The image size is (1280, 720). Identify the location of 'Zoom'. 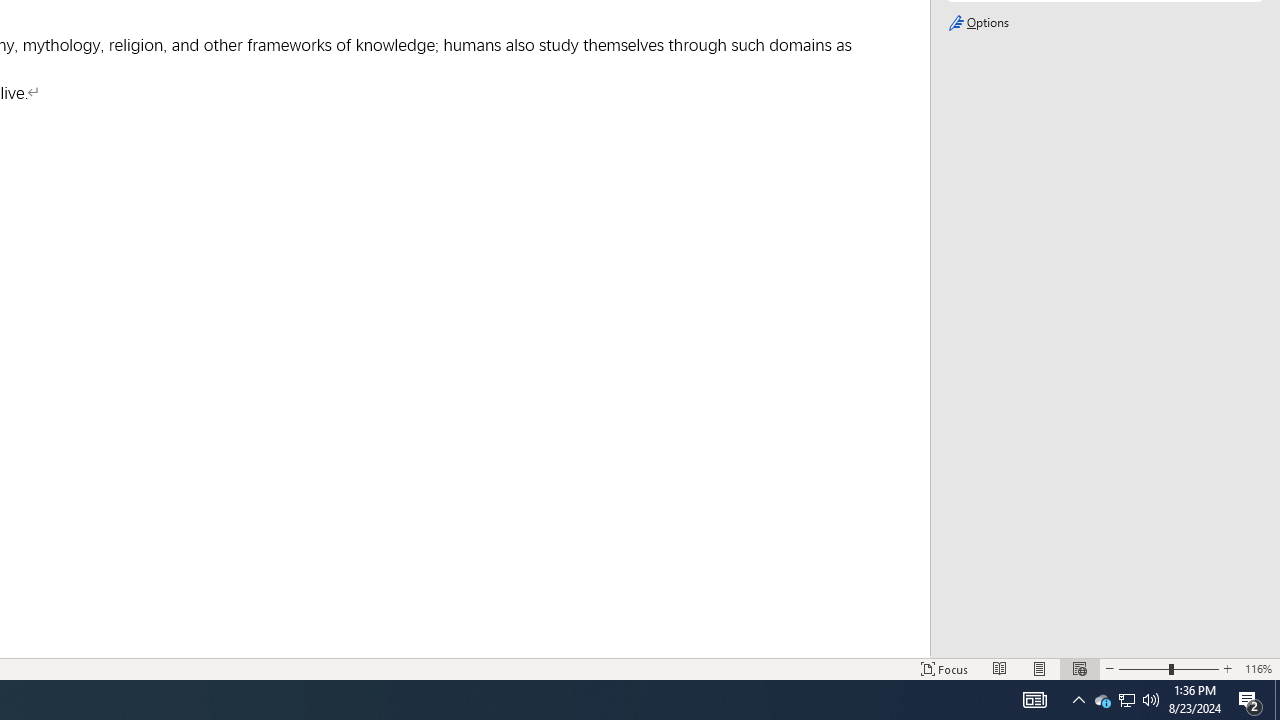
(1168, 669).